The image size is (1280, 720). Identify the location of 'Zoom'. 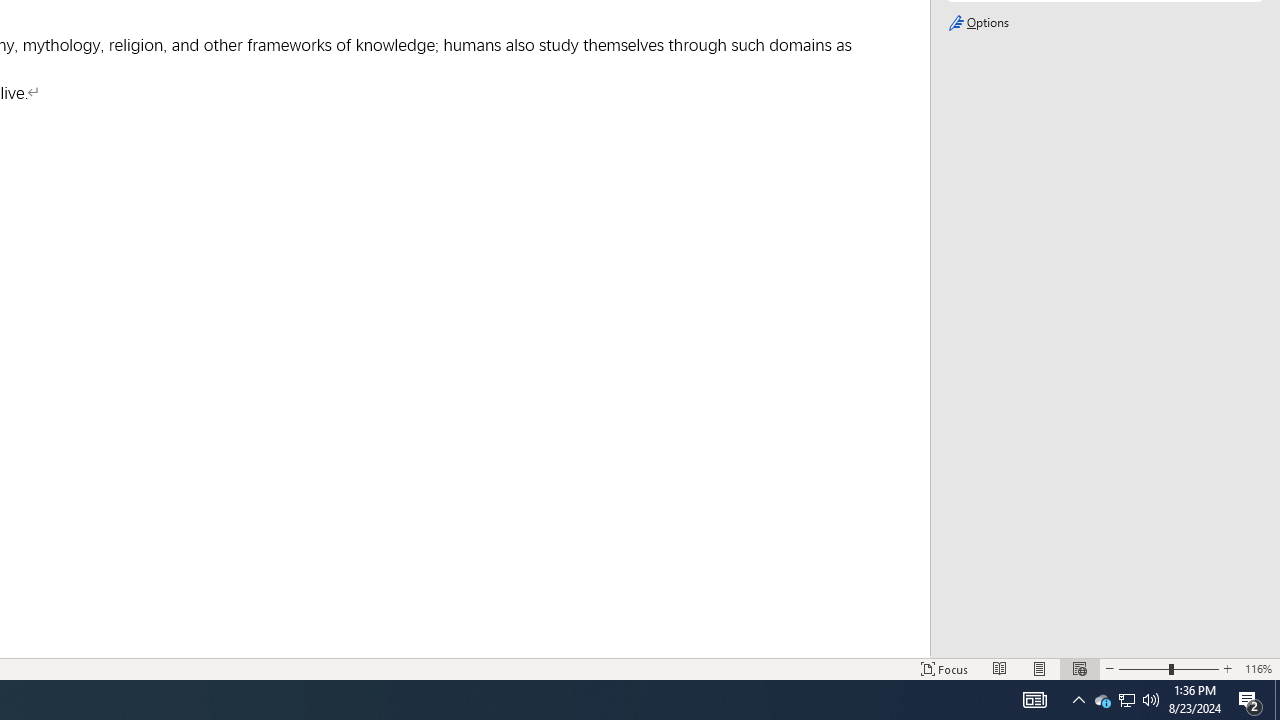
(1168, 669).